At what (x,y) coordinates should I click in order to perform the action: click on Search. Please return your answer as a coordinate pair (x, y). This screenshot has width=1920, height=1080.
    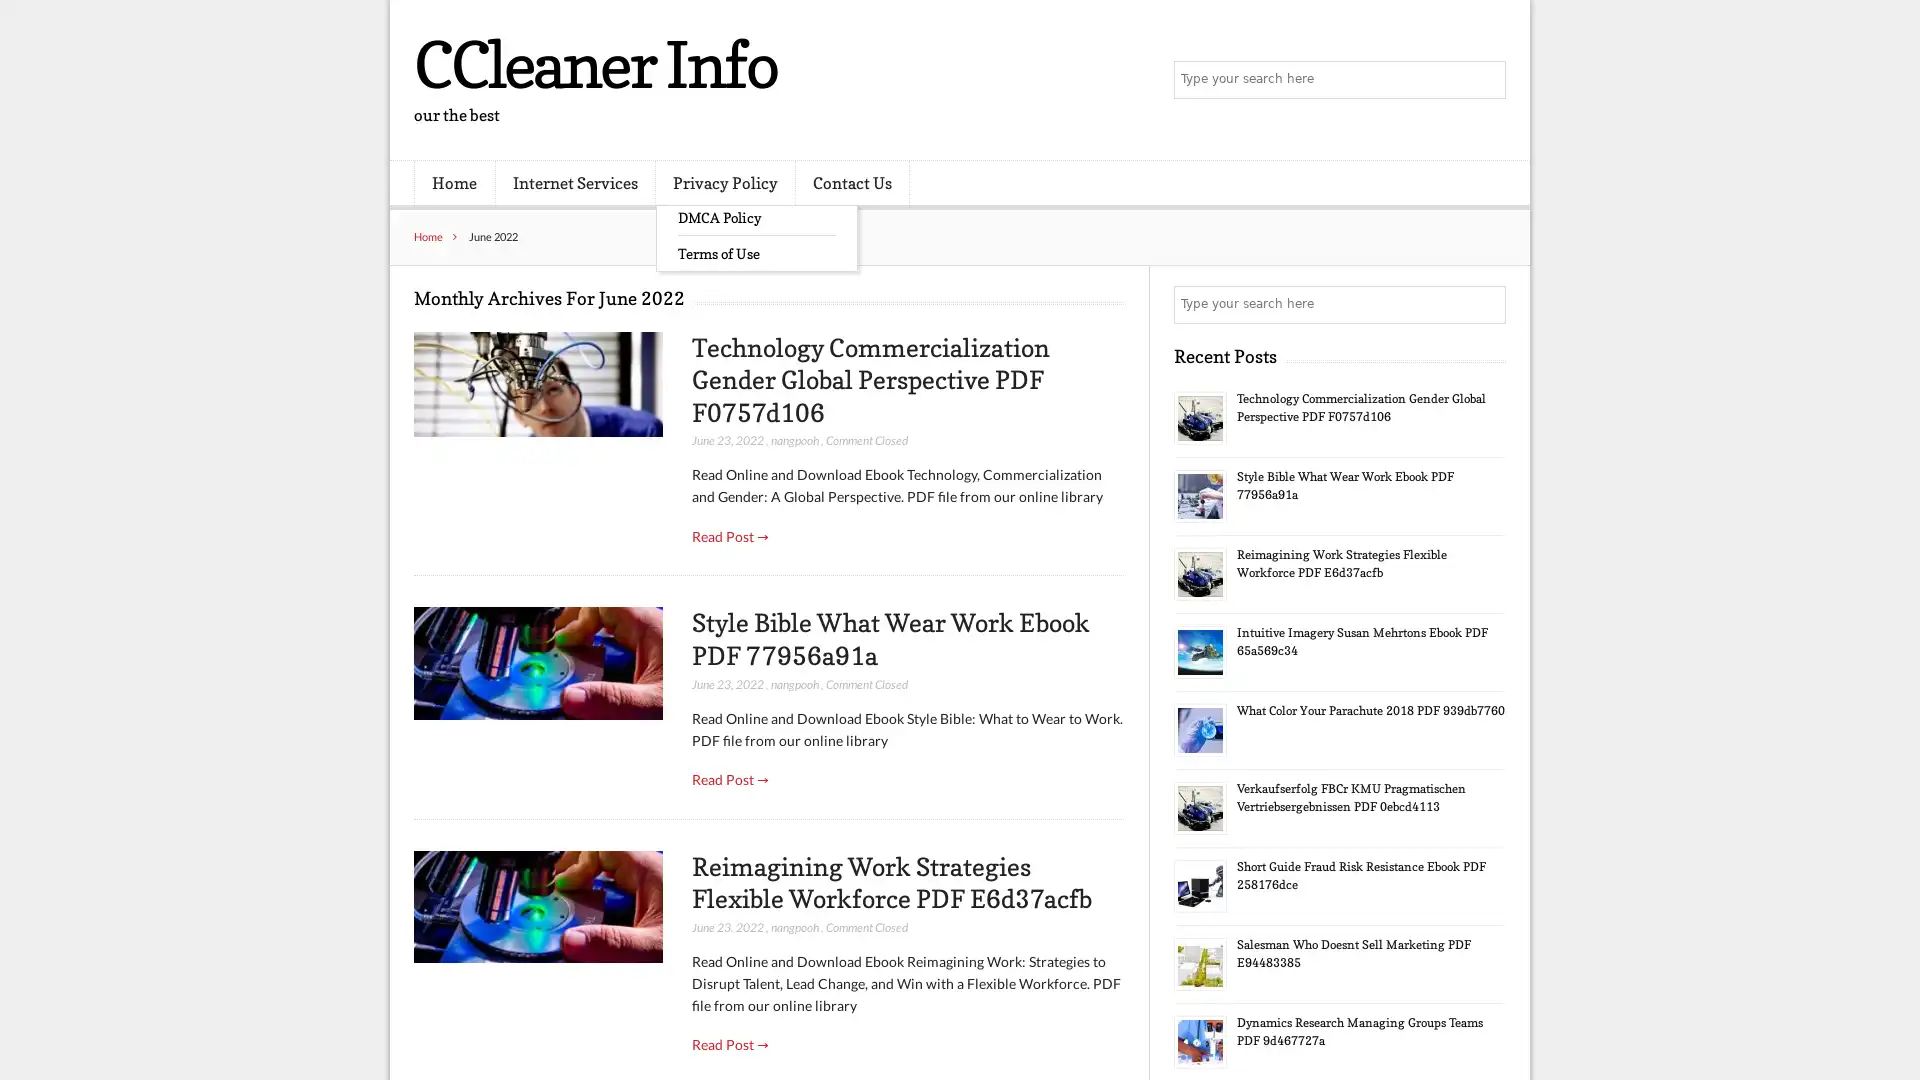
    Looking at the image, I should click on (1485, 304).